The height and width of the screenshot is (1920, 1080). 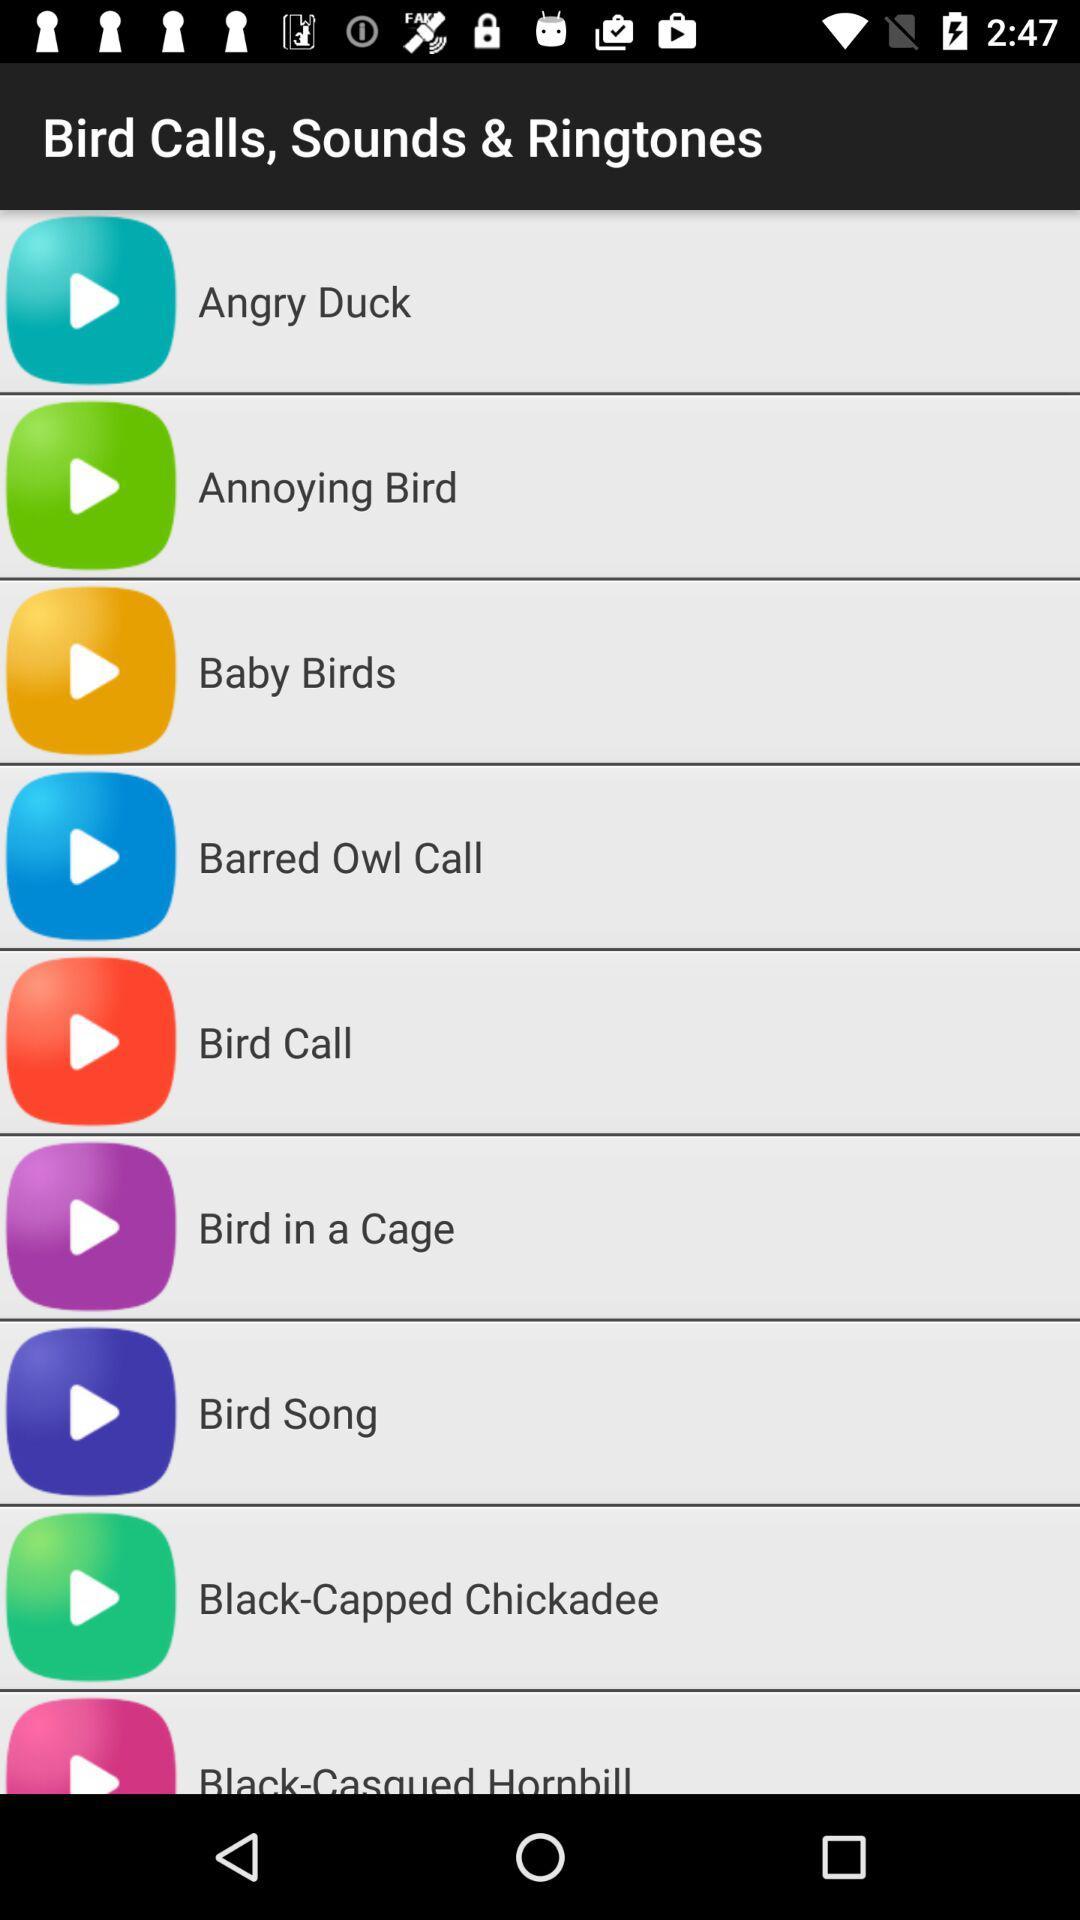 I want to click on angry duck, so click(x=631, y=300).